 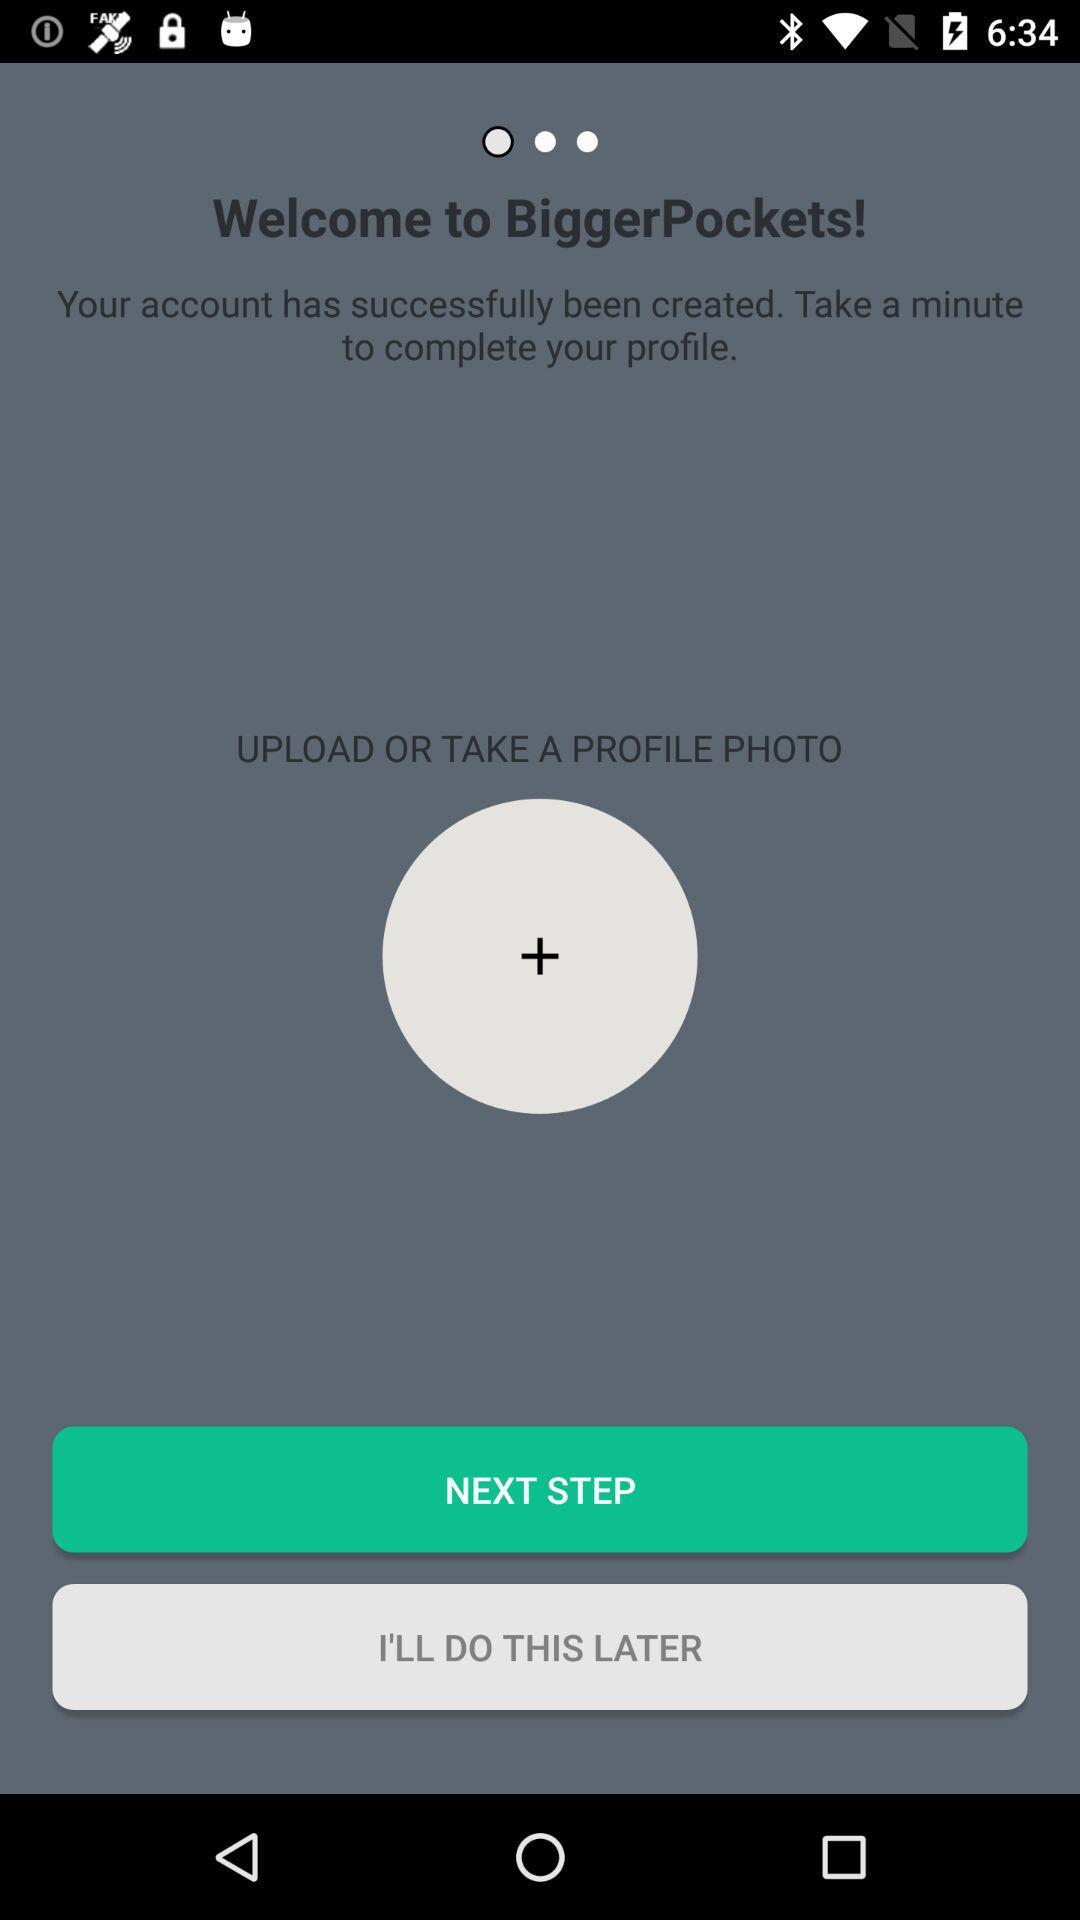 I want to click on app below the upload or take item, so click(x=540, y=955).